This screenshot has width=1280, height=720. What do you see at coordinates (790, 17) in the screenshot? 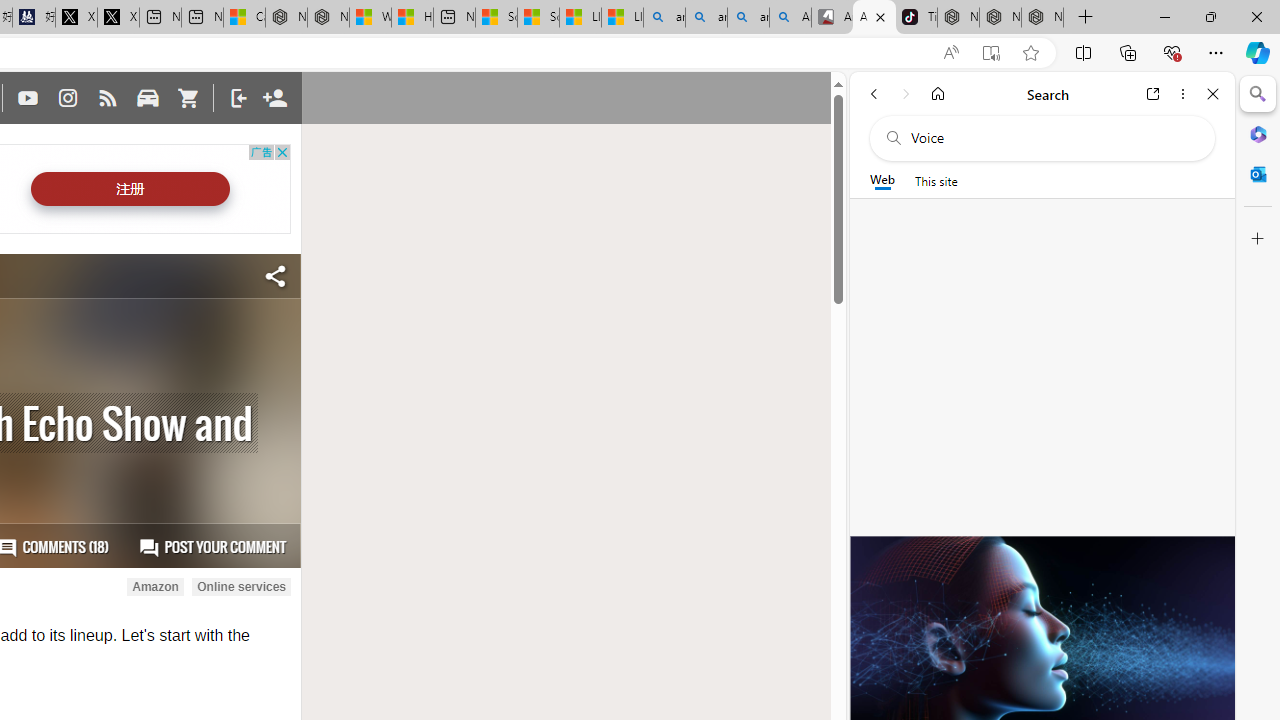
I see `'Amazon Echo Robot - Search Images'` at bounding box center [790, 17].